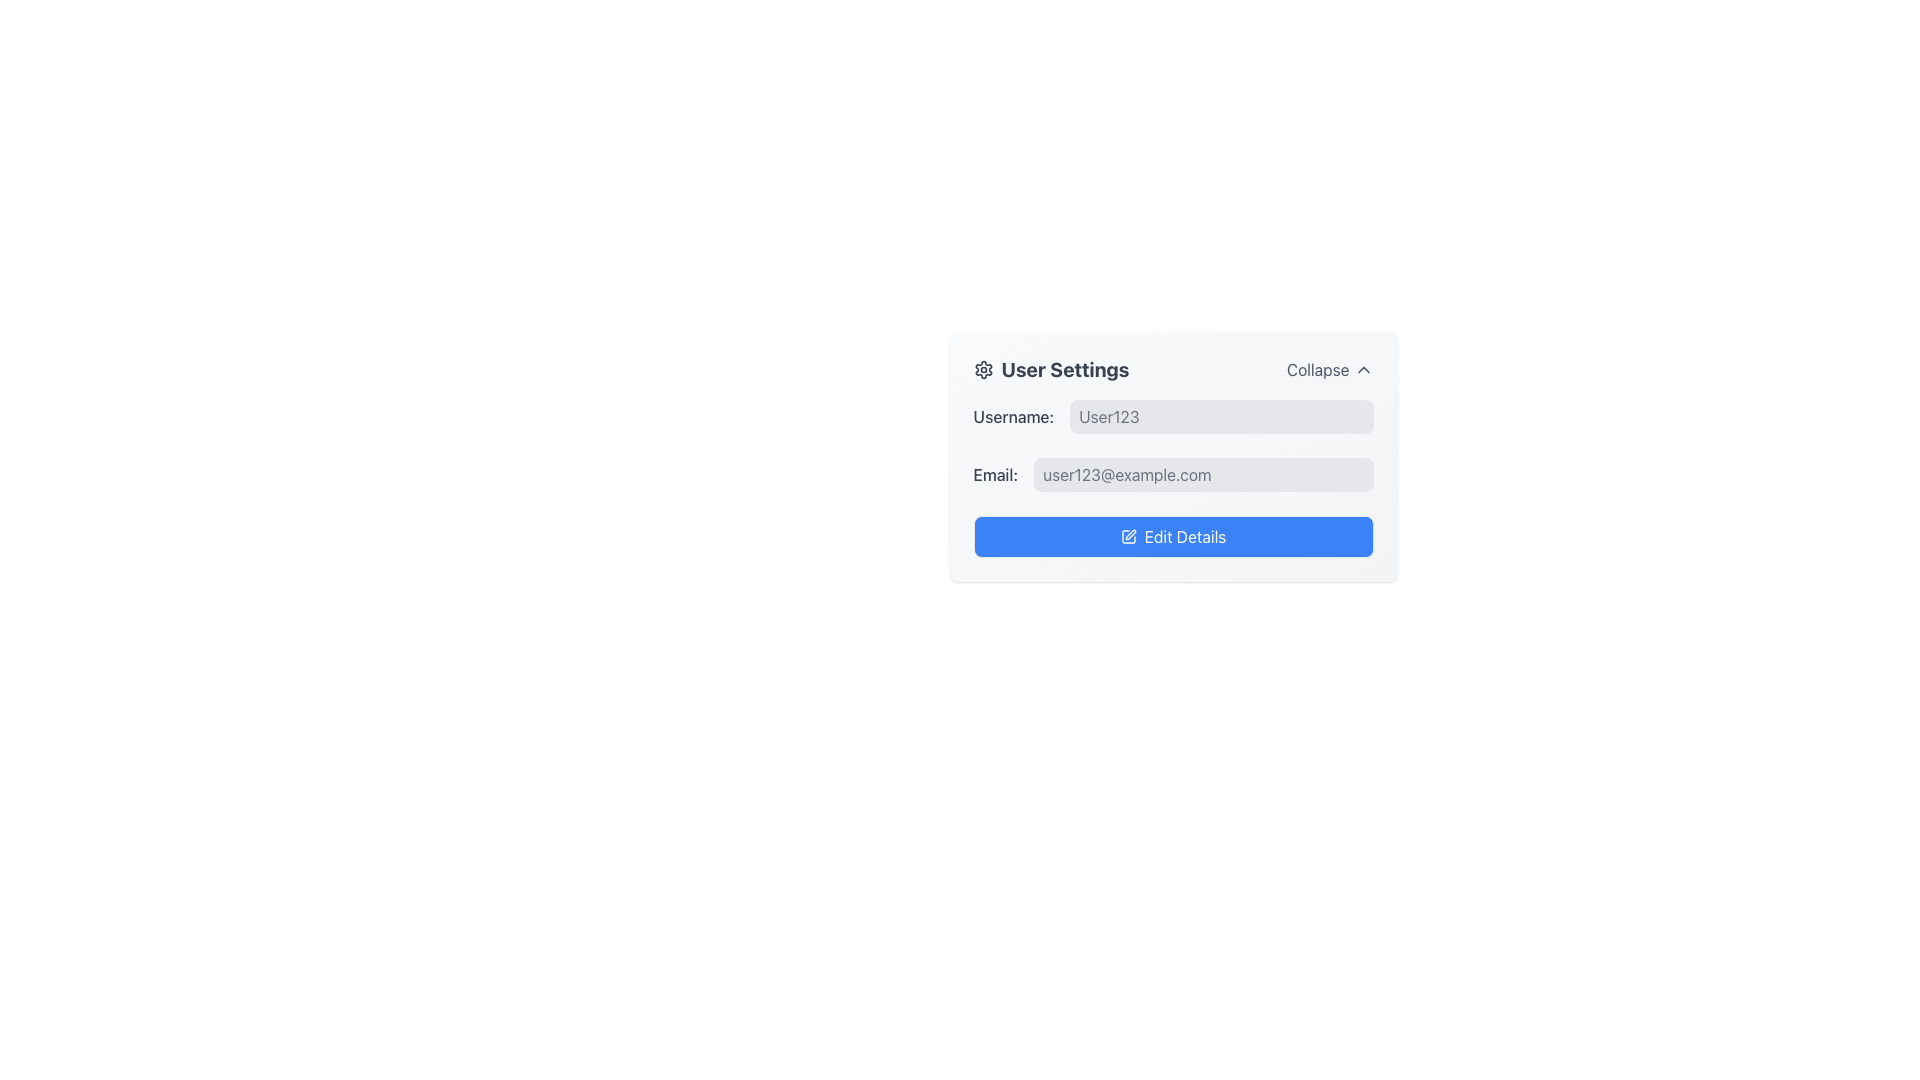 The height and width of the screenshot is (1080, 1920). Describe the element at coordinates (1128, 535) in the screenshot. I see `the icon indicating the 'Edit Details' button` at that location.